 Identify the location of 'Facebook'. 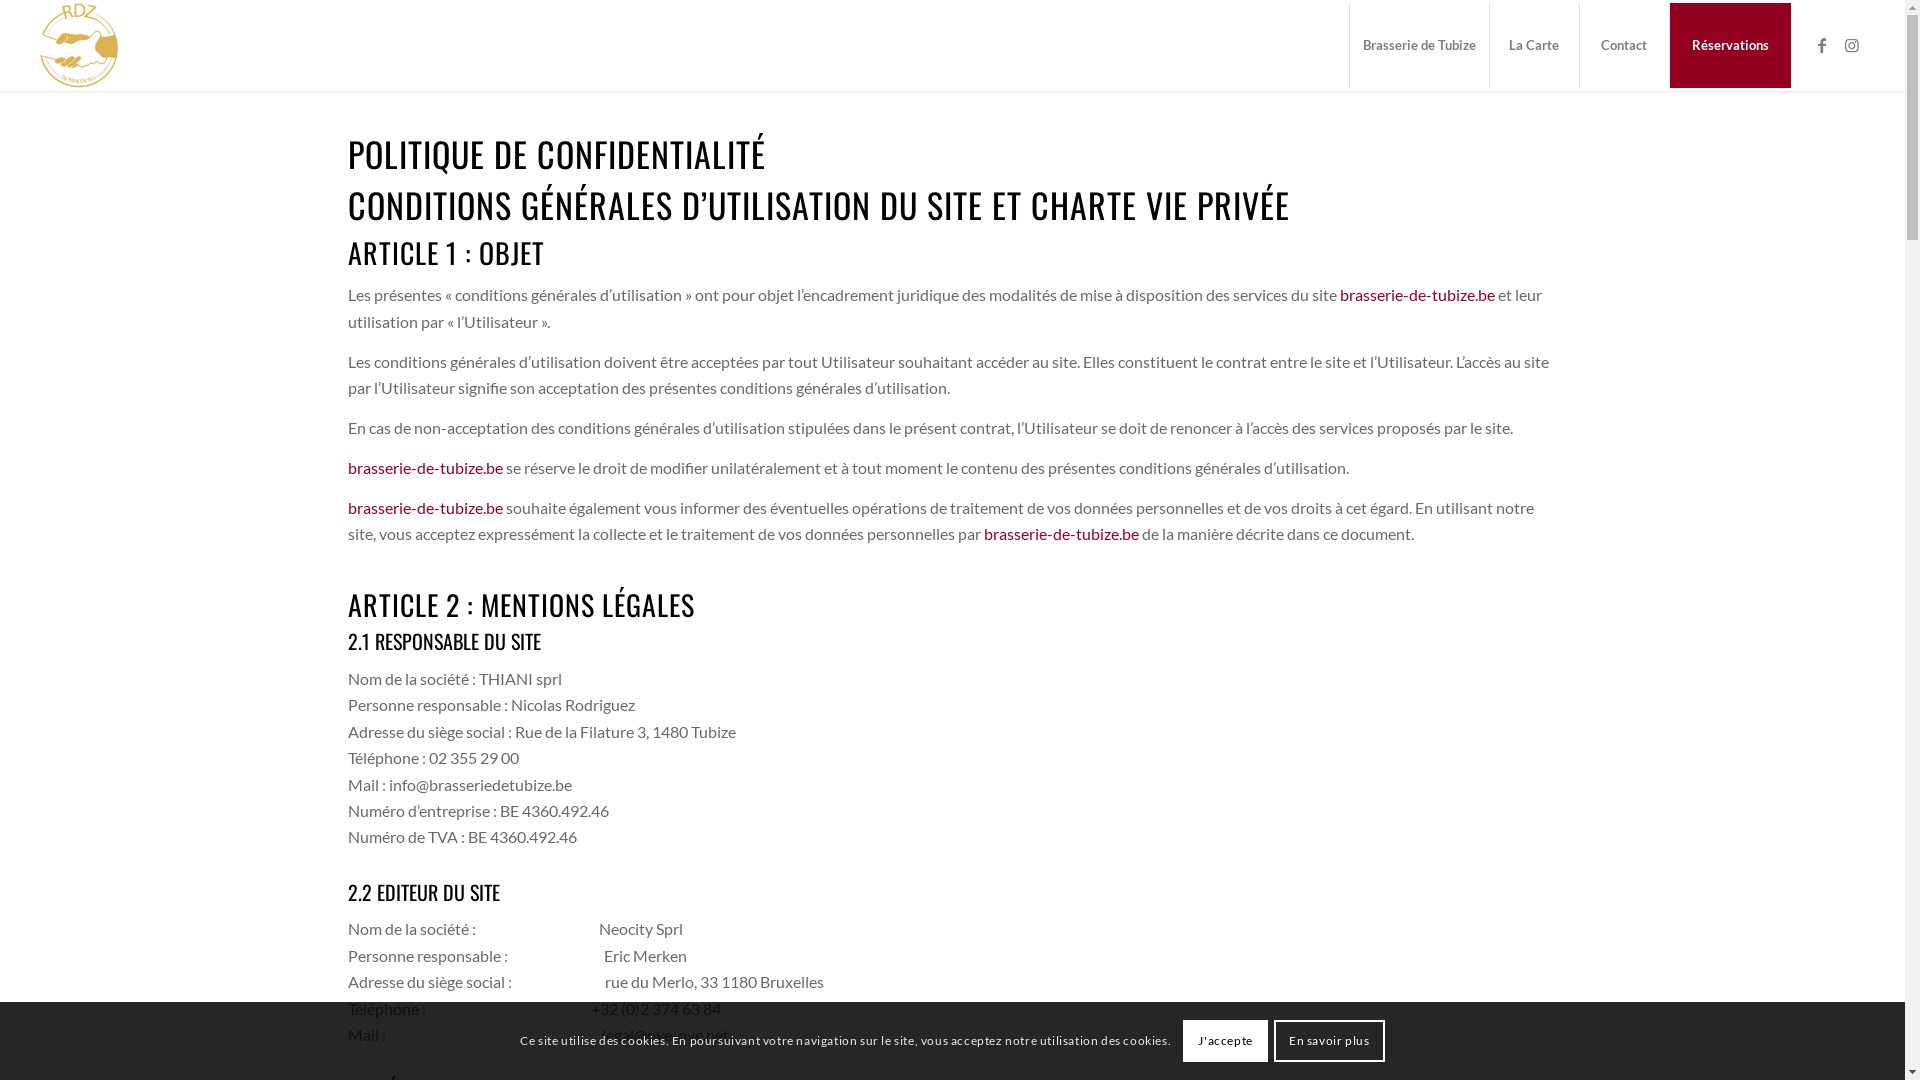
(1822, 45).